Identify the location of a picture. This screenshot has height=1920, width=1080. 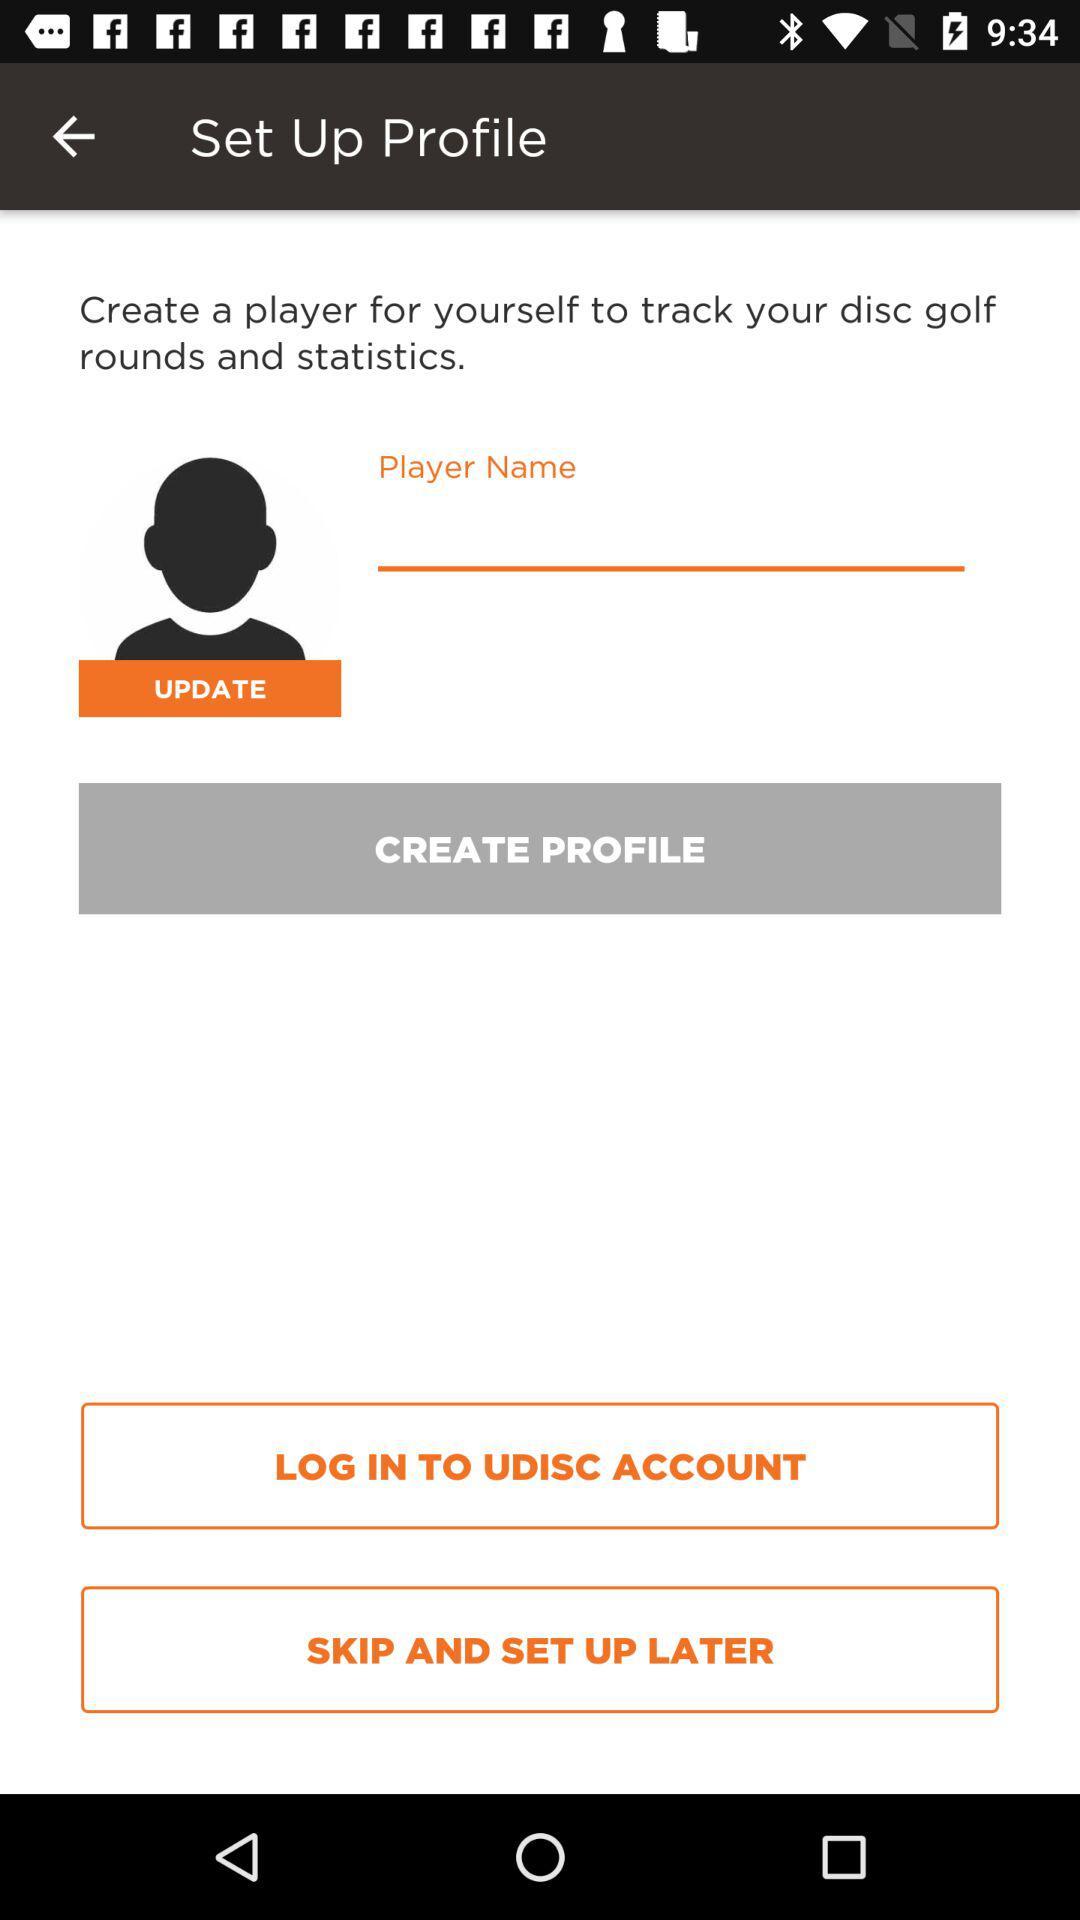
(209, 584).